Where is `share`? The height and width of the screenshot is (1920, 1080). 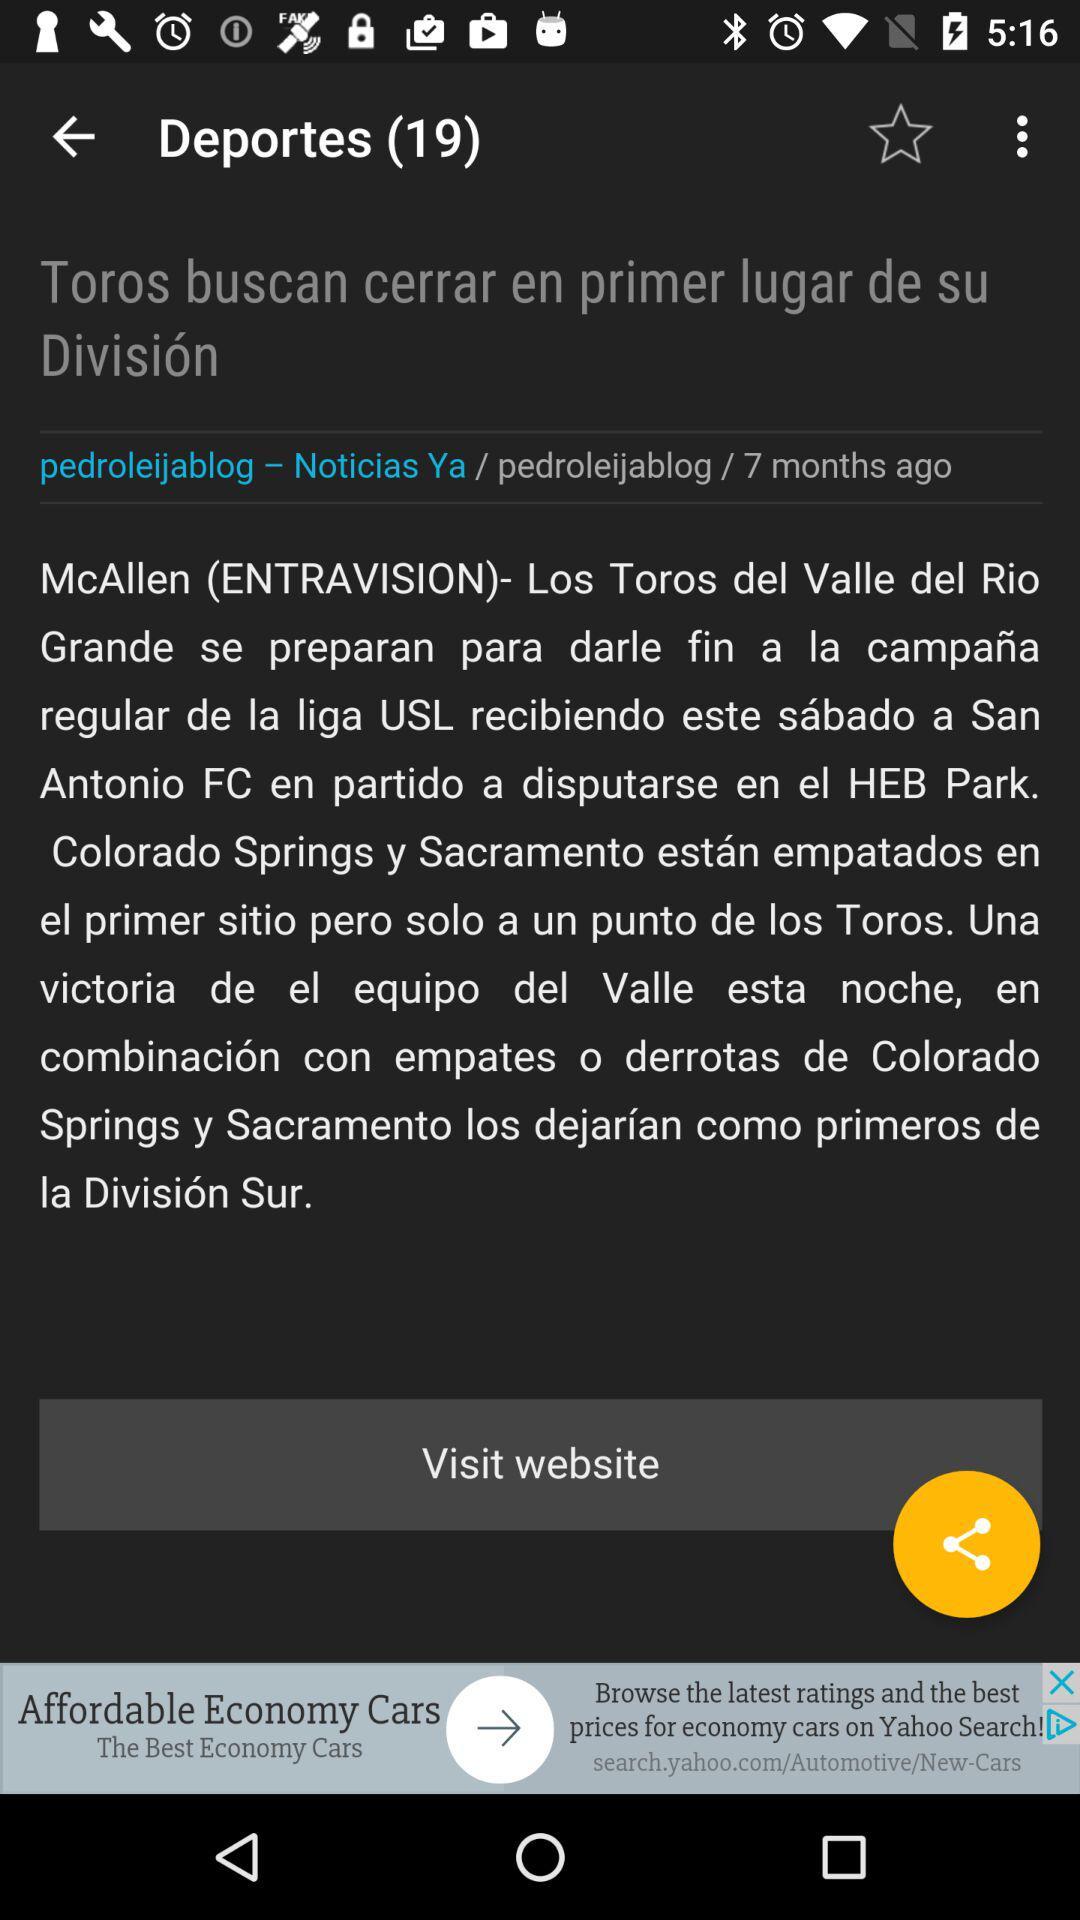 share is located at coordinates (965, 1543).